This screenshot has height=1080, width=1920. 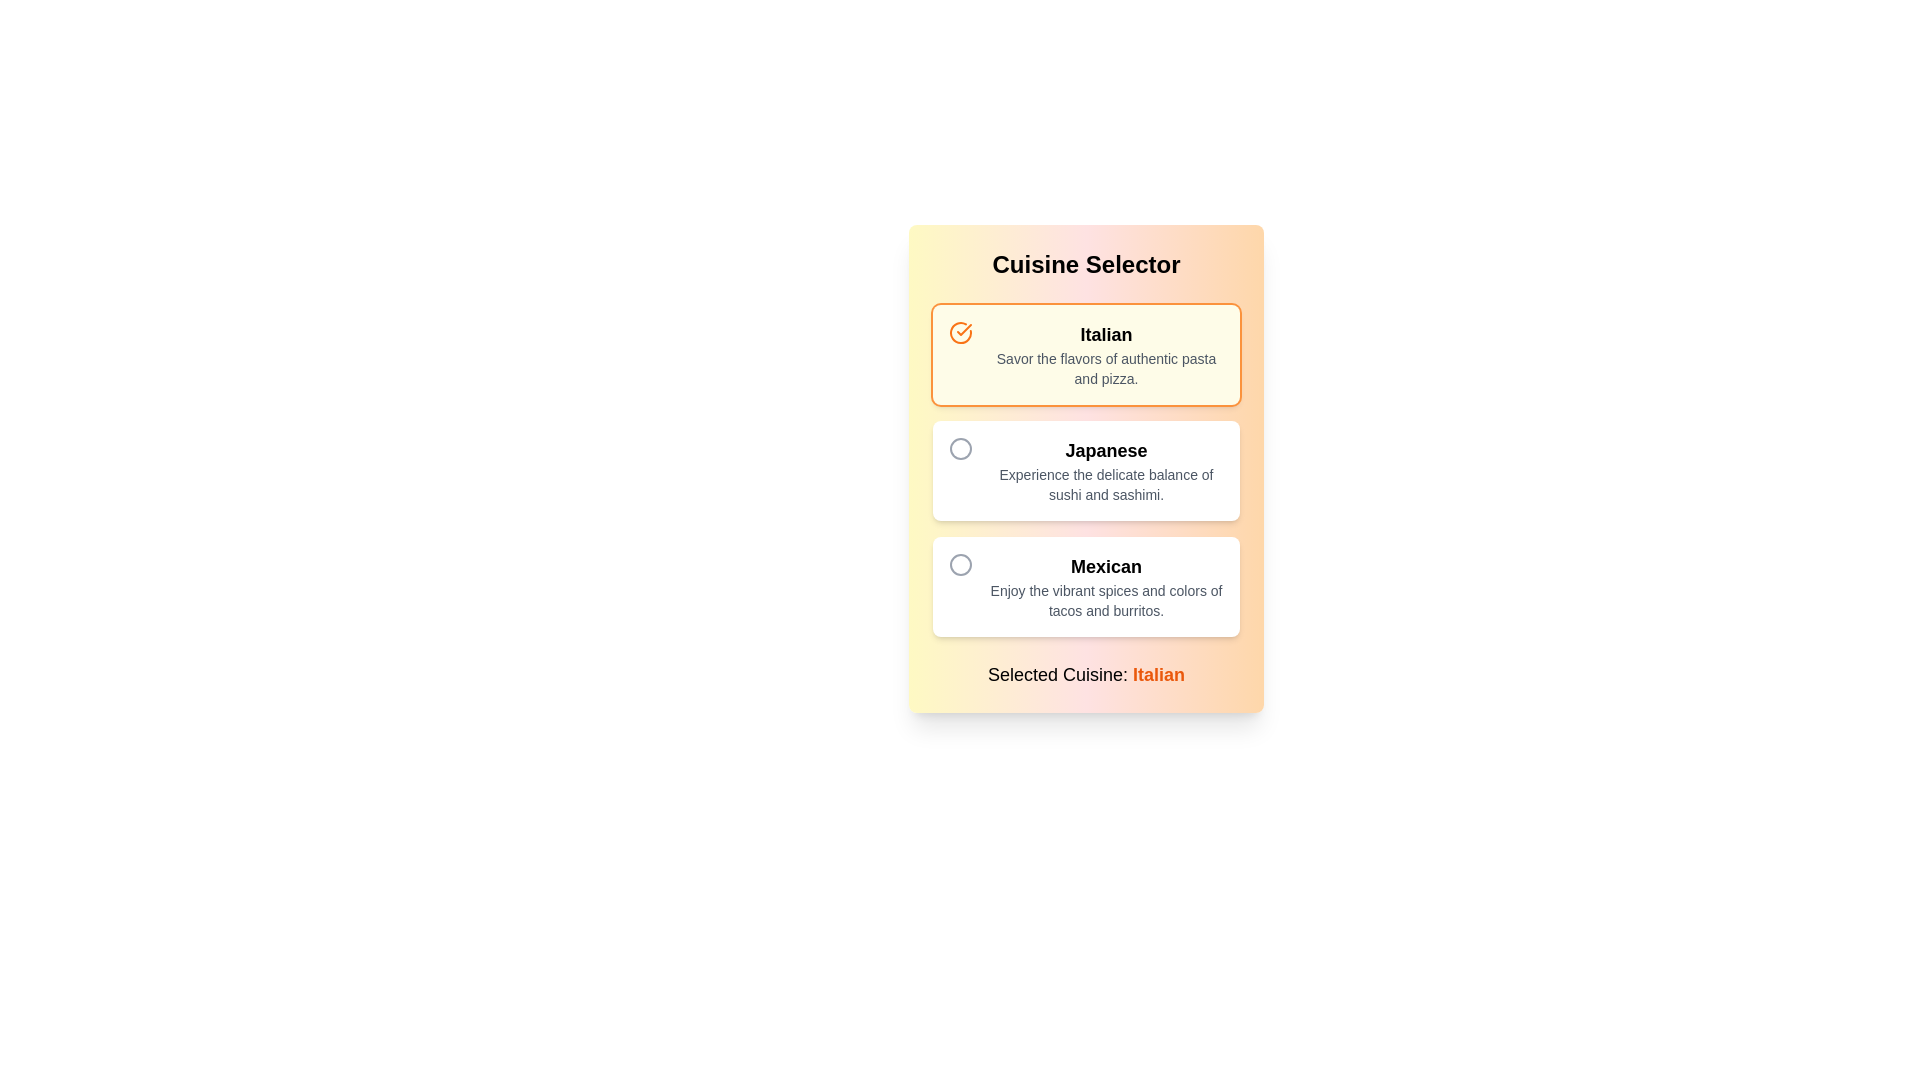 What do you see at coordinates (1085, 675) in the screenshot?
I see `the Text Label that indicates the selected cuisine, located below the cuisine selection boxes` at bounding box center [1085, 675].